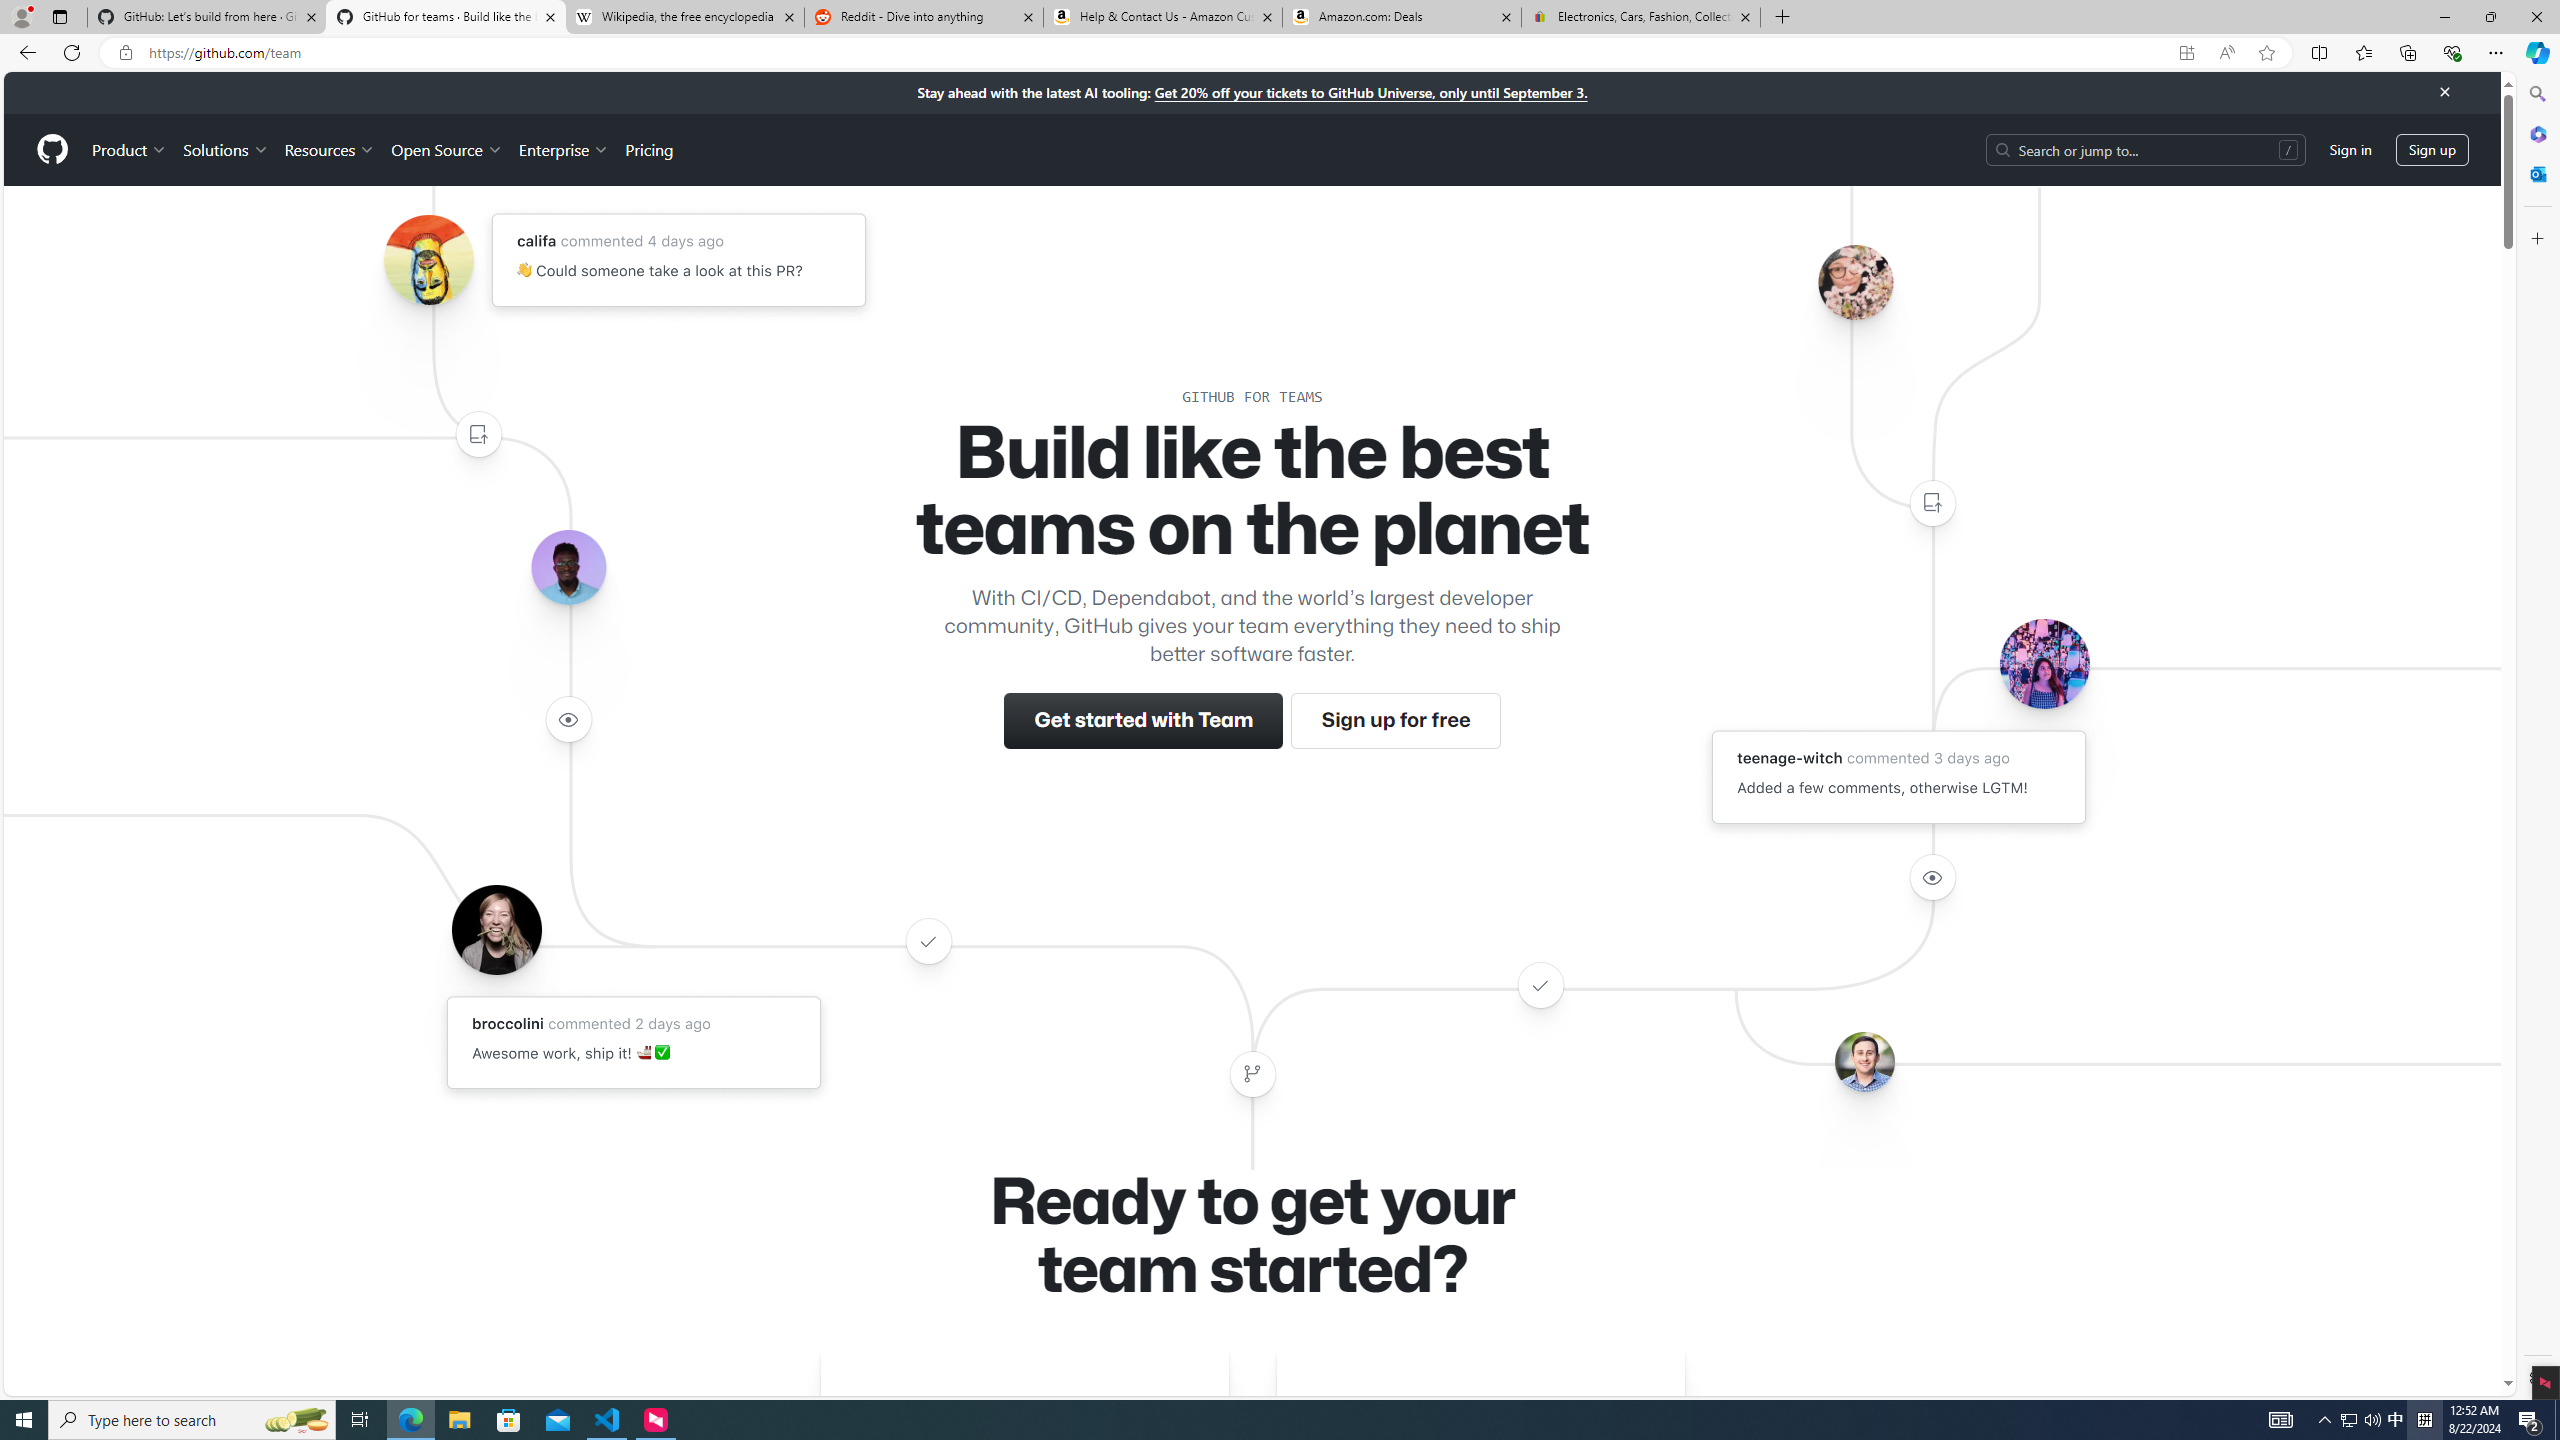 The height and width of the screenshot is (1440, 2560). I want to click on 'Solutions', so click(224, 149).